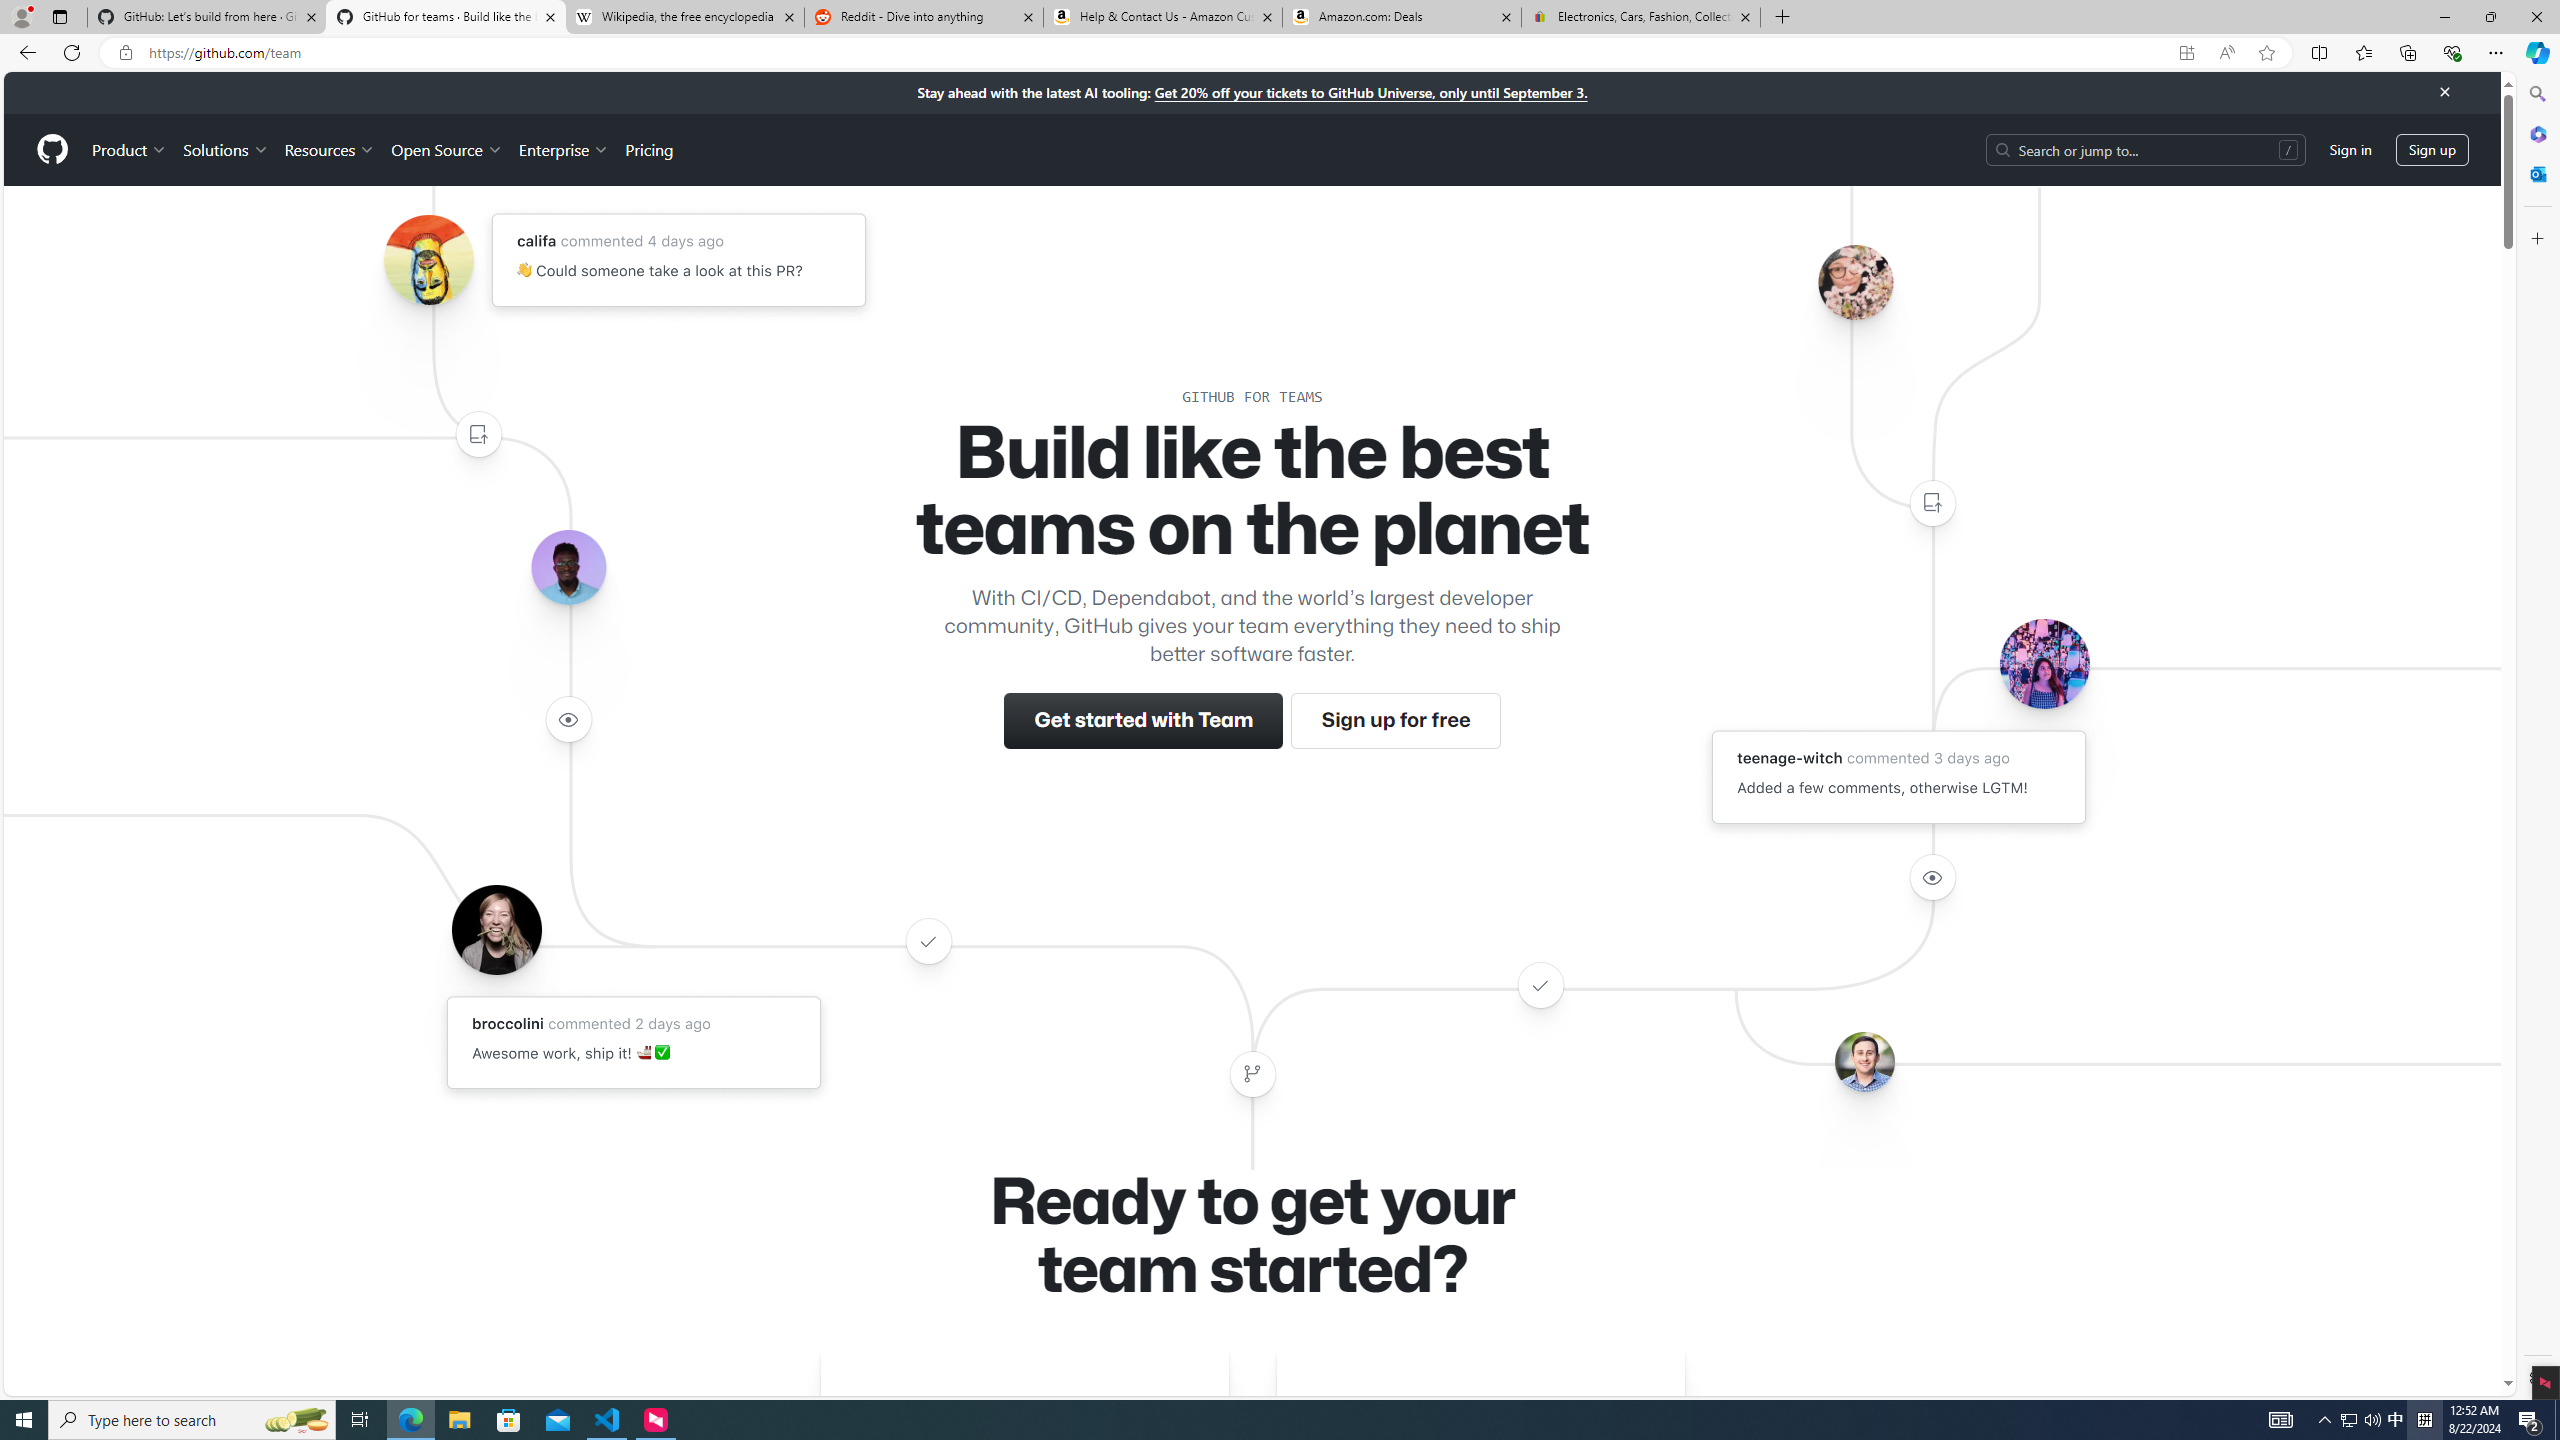 The height and width of the screenshot is (1440, 2560). I want to click on 'Solutions', so click(224, 149).